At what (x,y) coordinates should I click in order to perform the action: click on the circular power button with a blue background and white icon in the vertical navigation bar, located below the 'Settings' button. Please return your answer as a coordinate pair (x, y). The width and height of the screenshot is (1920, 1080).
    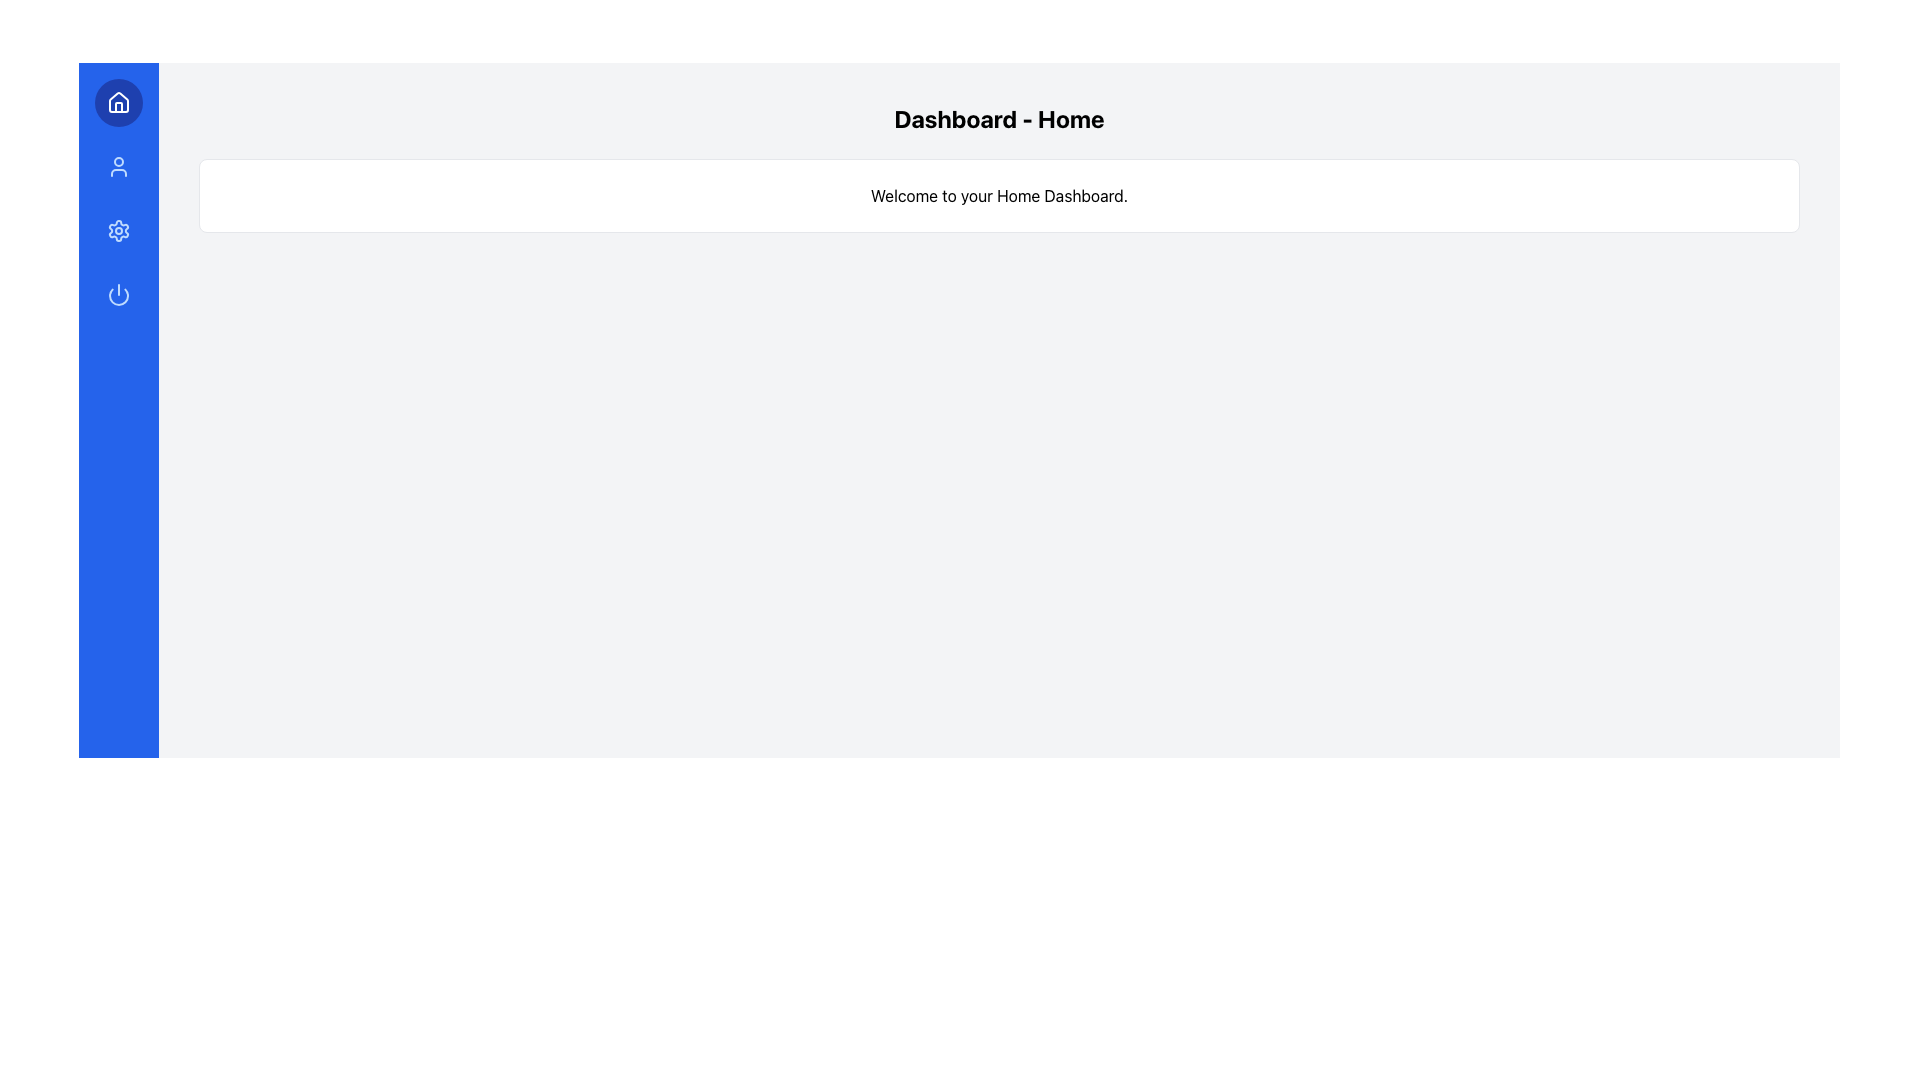
    Looking at the image, I should click on (118, 294).